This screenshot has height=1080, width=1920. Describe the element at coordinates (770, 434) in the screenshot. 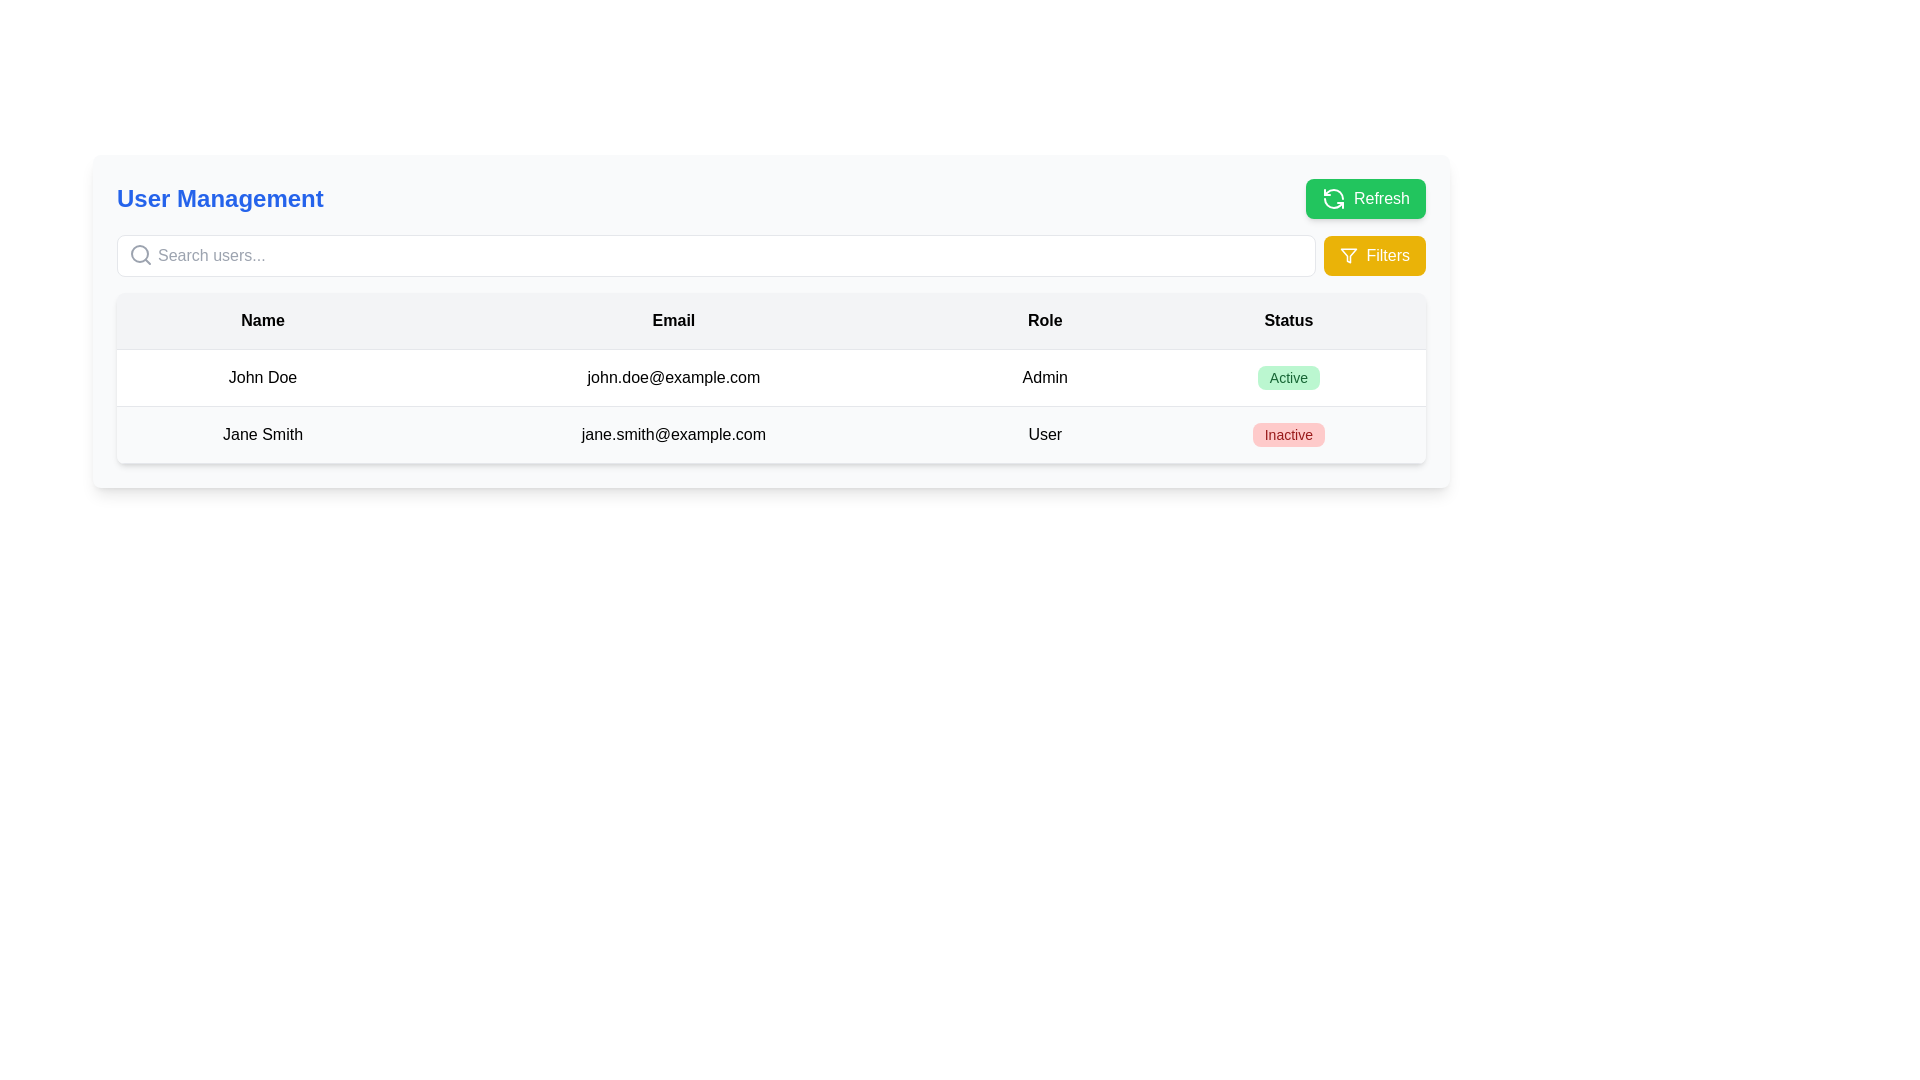

I see `the second row of the table that displays detailed information including name, email, role, and status` at that location.